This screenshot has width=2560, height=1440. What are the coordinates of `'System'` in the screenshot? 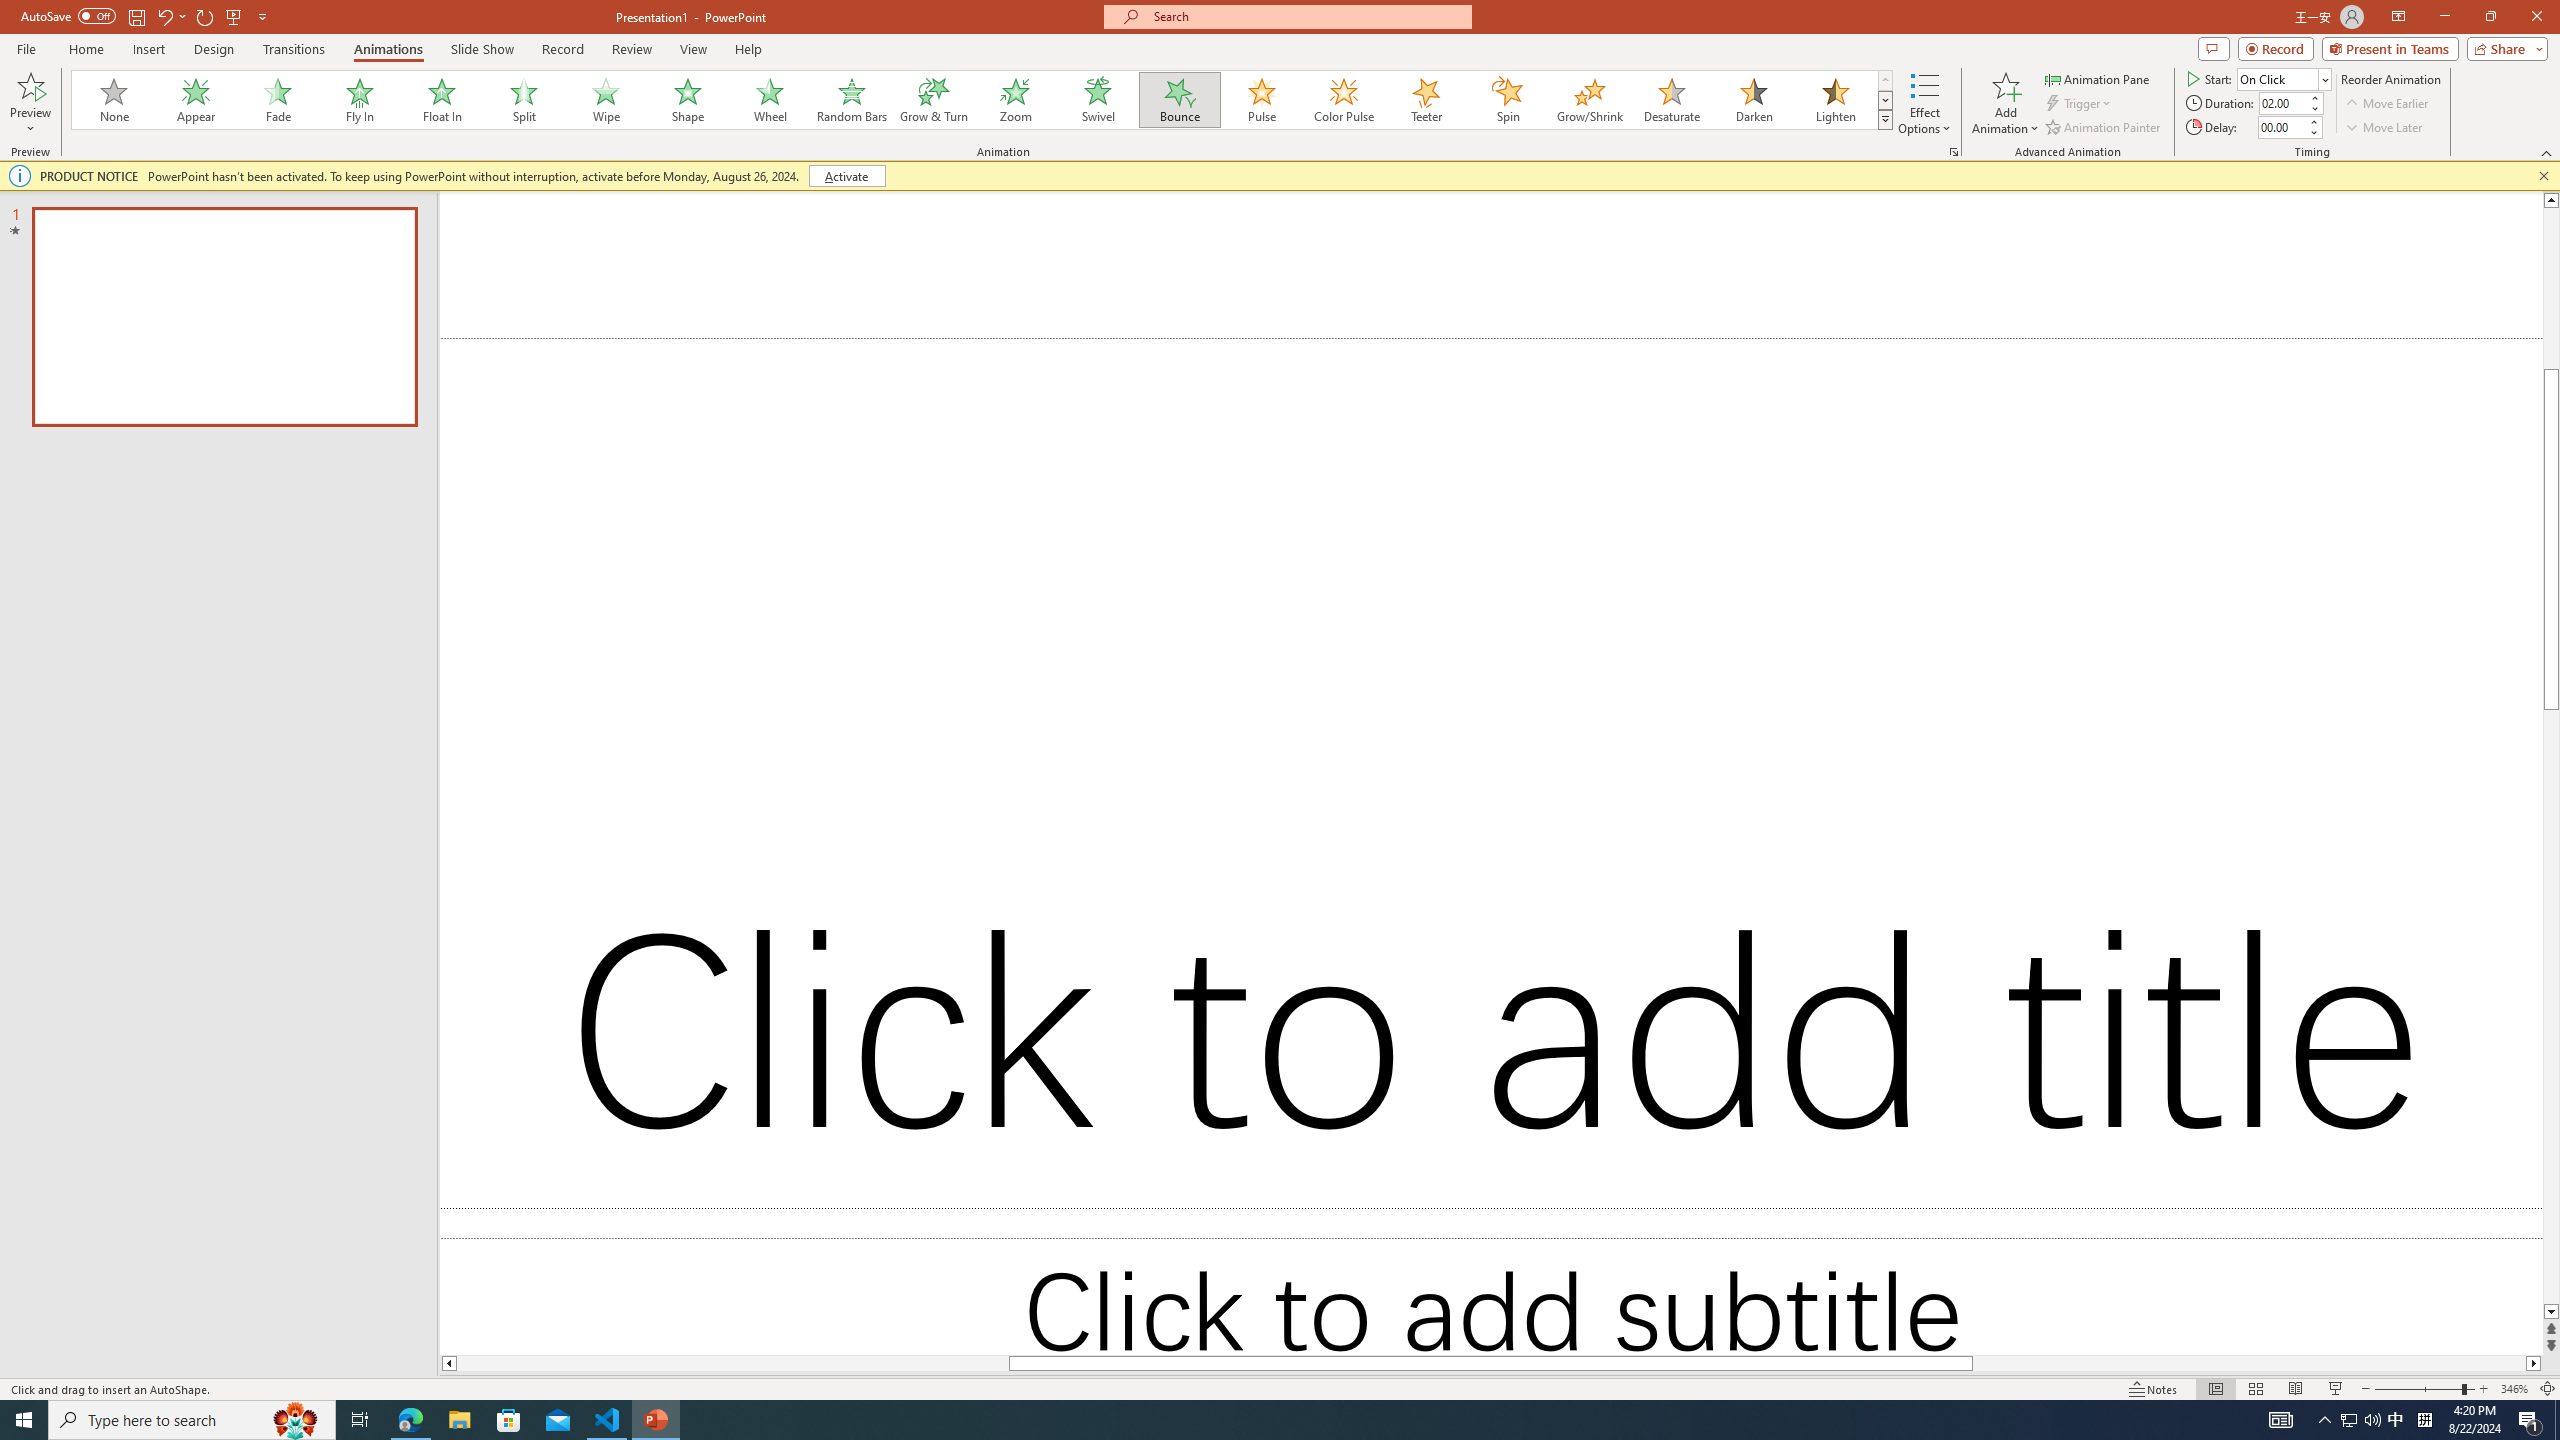 It's located at (11, 9).